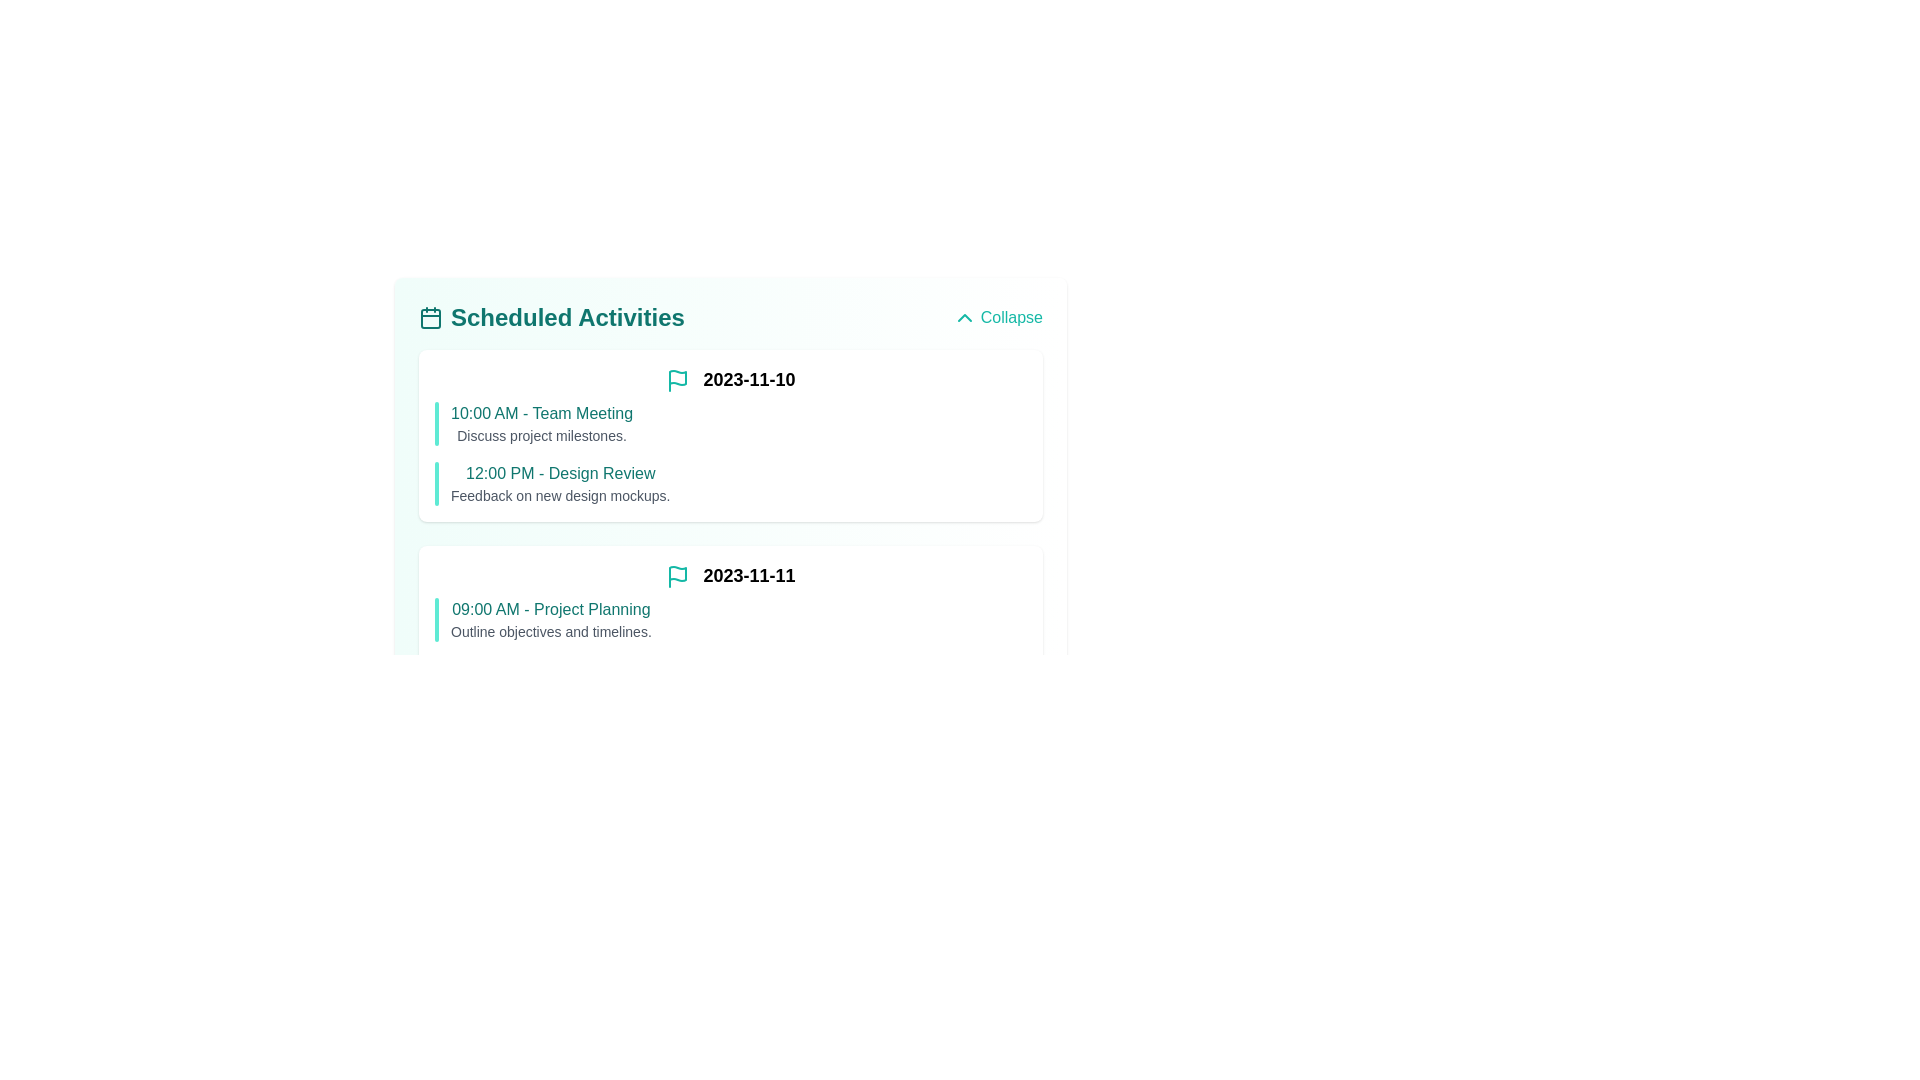  What do you see at coordinates (678, 577) in the screenshot?
I see `the teal stroke flag icon that appears next to the bold text label displaying the date '2023-11-11'` at bounding box center [678, 577].